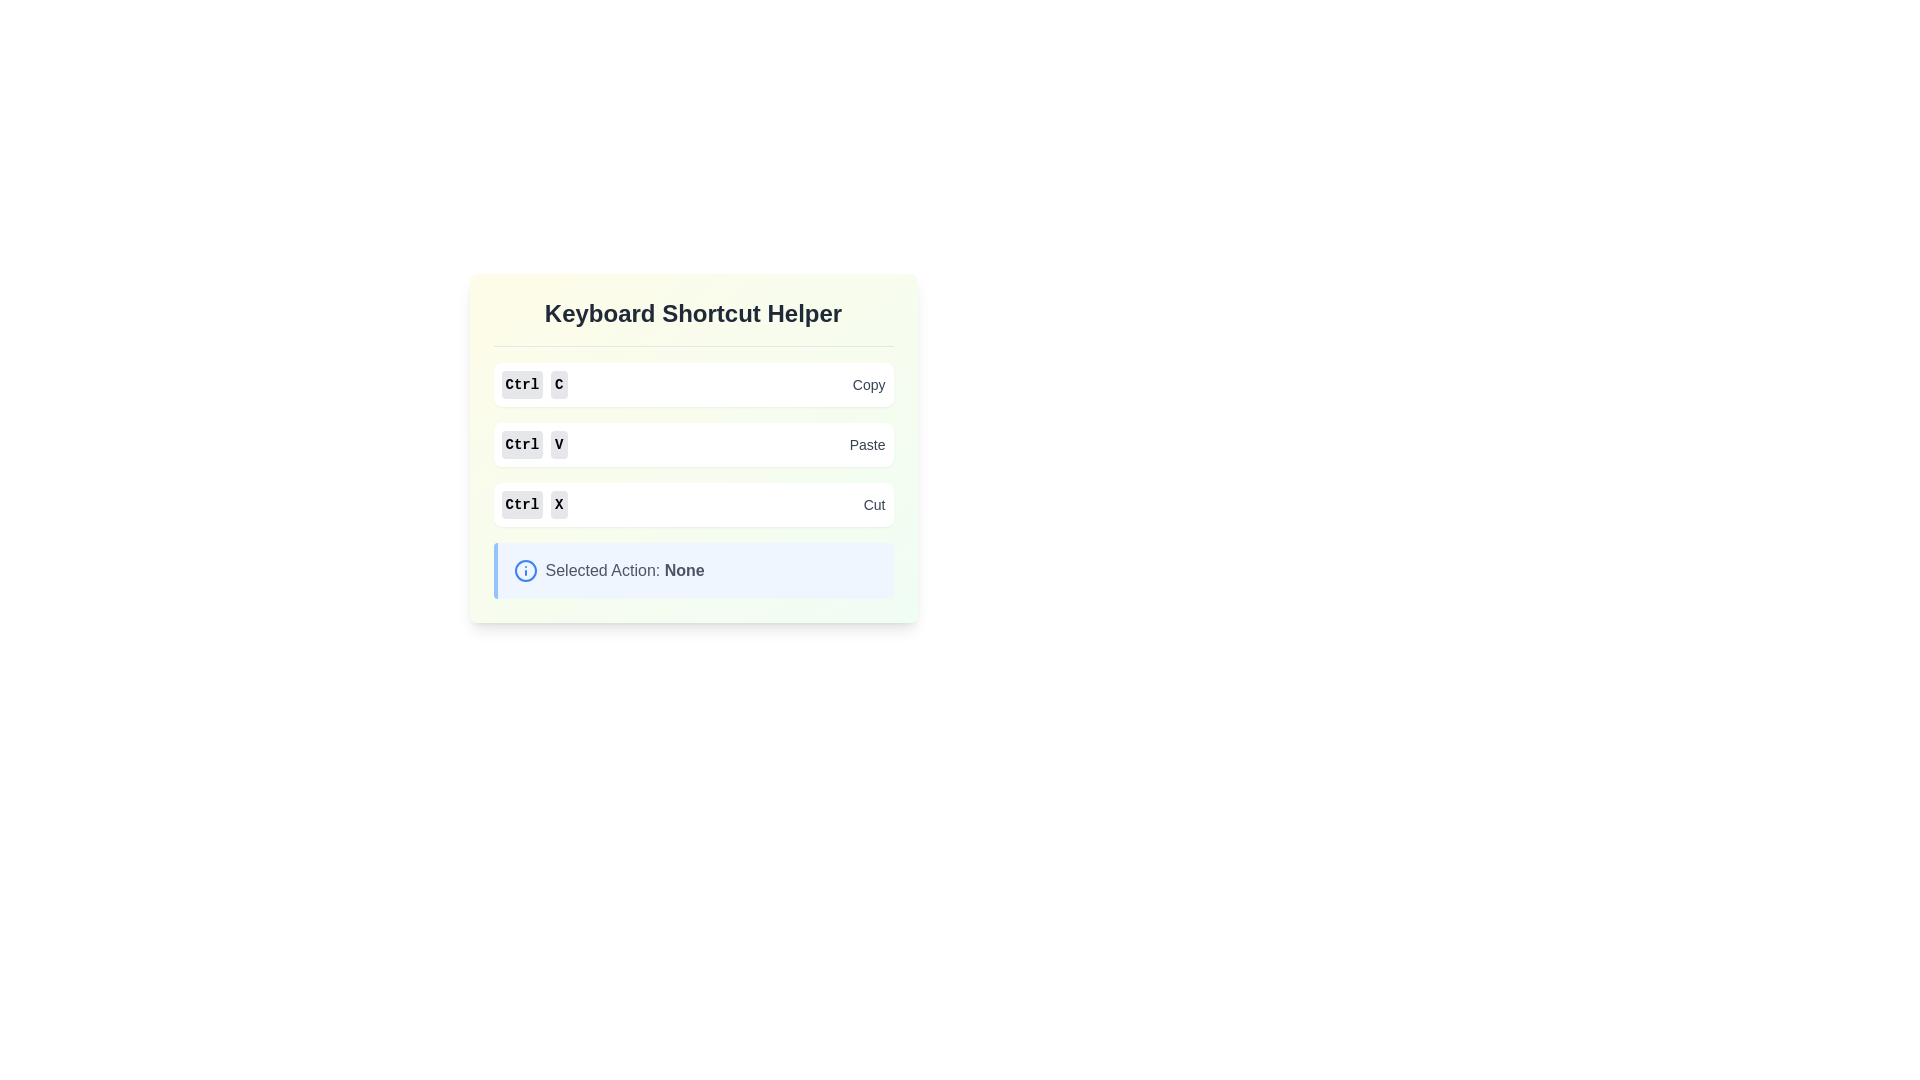 The width and height of the screenshot is (1920, 1080). I want to click on the 'Paste' label, which is styled in a small gray font and positioned towards the right end of the row with shortcut keys for 'Ctrl' and 'V', so click(867, 443).